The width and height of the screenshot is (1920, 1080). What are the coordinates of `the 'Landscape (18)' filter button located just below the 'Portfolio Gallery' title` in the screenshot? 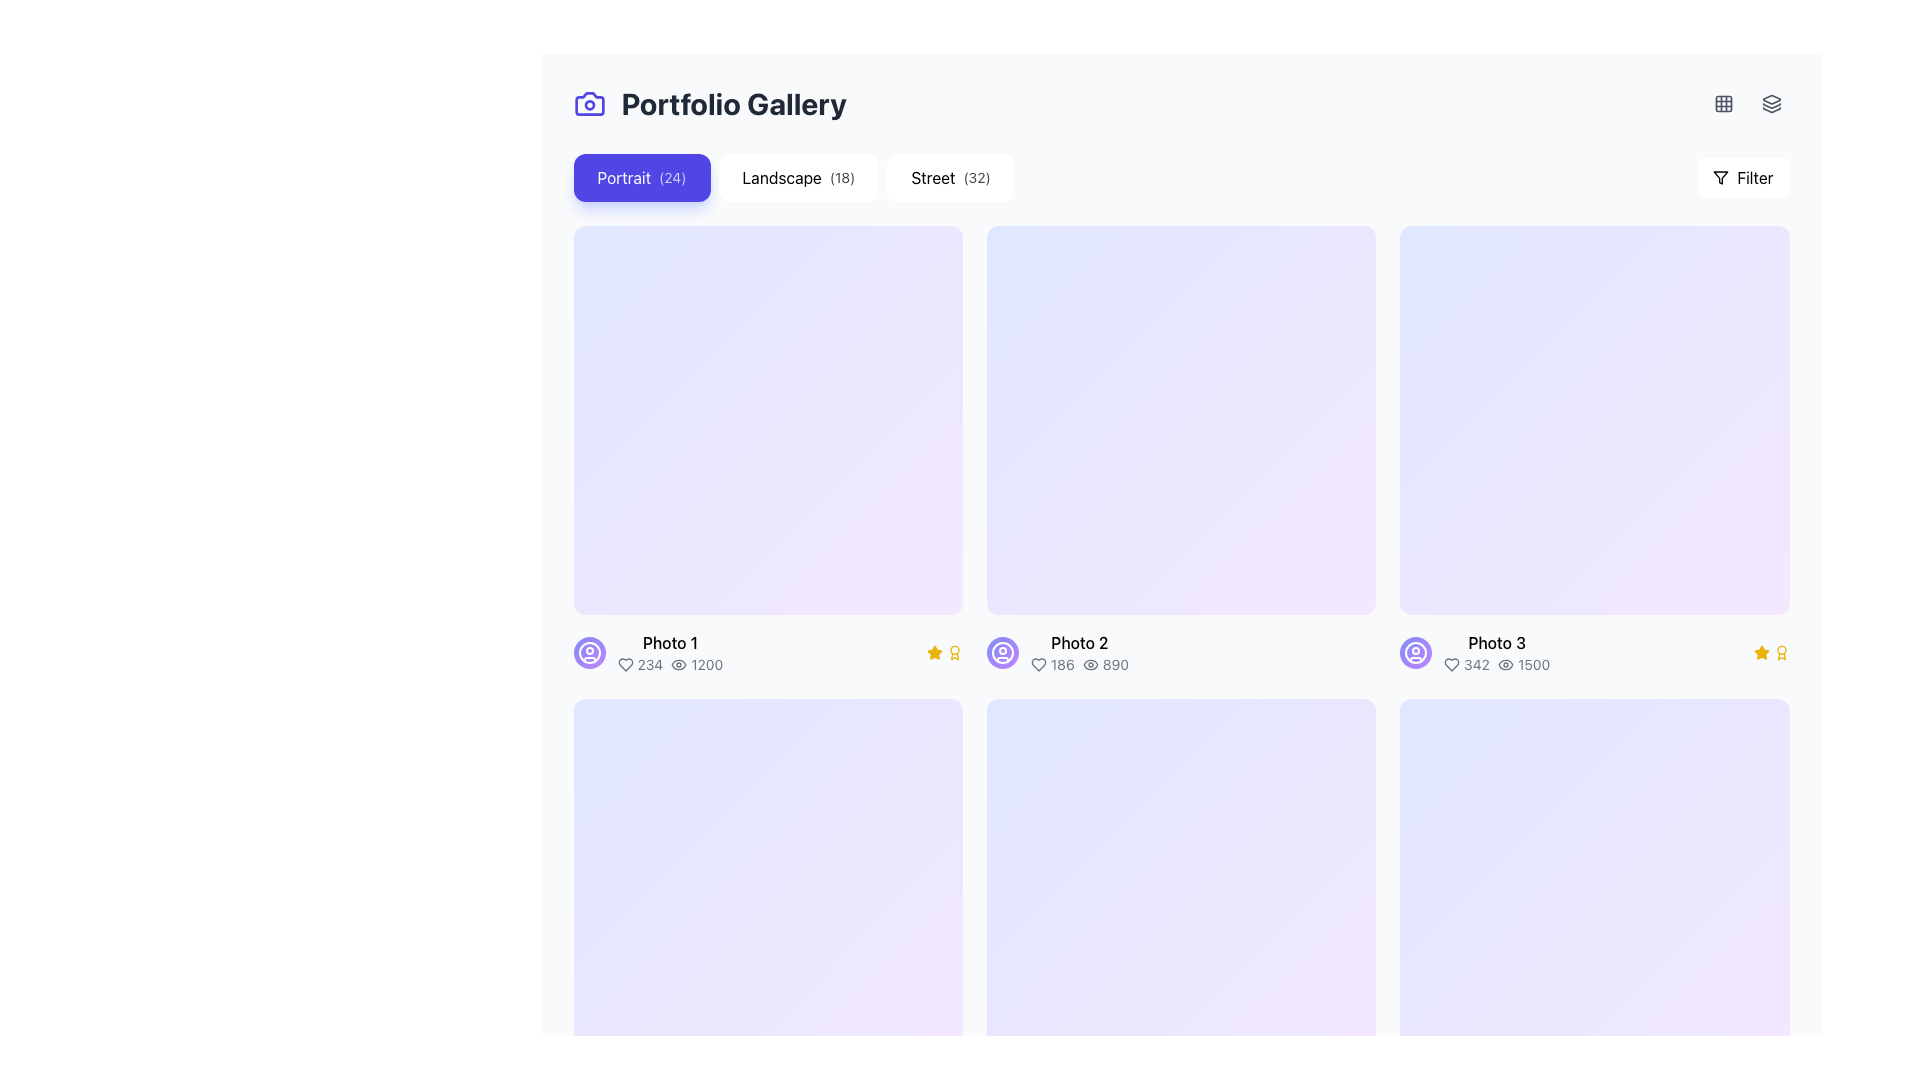 It's located at (793, 176).